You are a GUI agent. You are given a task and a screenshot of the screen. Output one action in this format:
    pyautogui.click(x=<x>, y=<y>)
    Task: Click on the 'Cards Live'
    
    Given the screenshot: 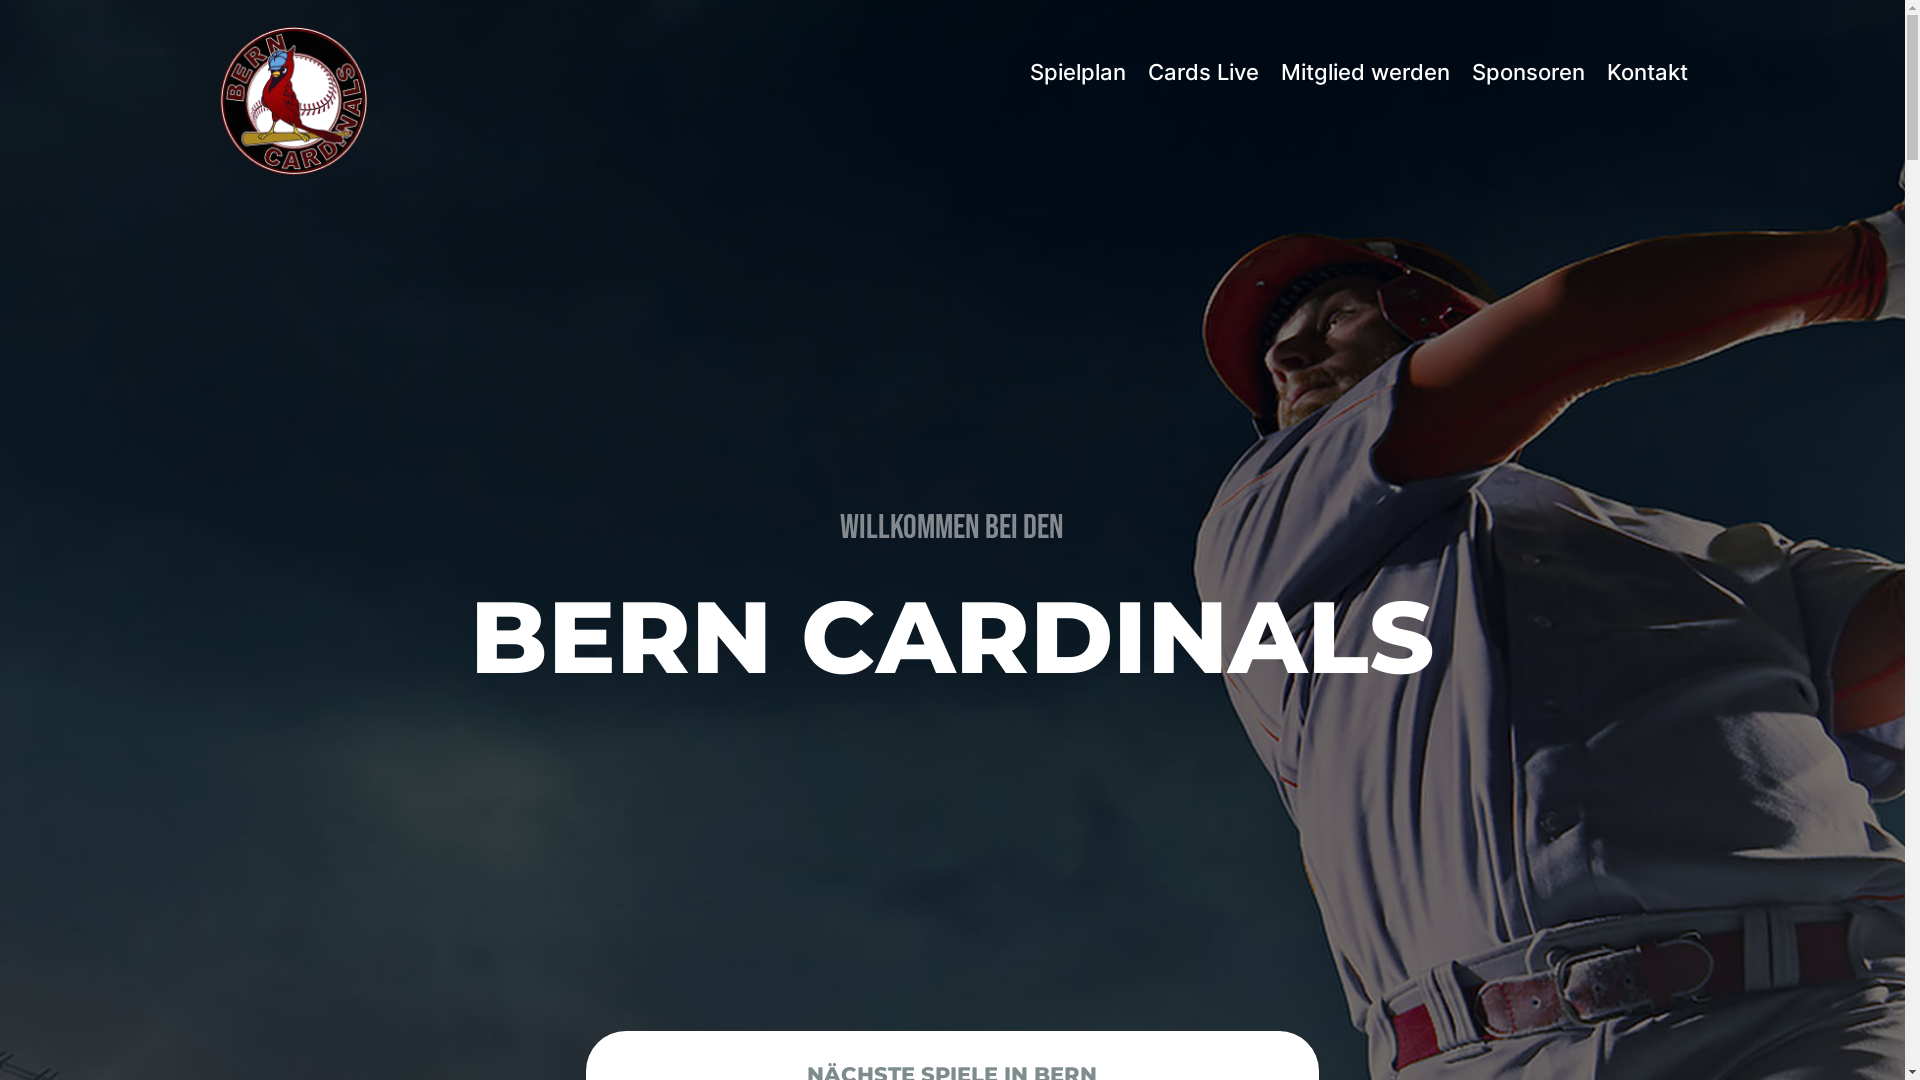 What is the action you would take?
    pyautogui.click(x=1147, y=71)
    